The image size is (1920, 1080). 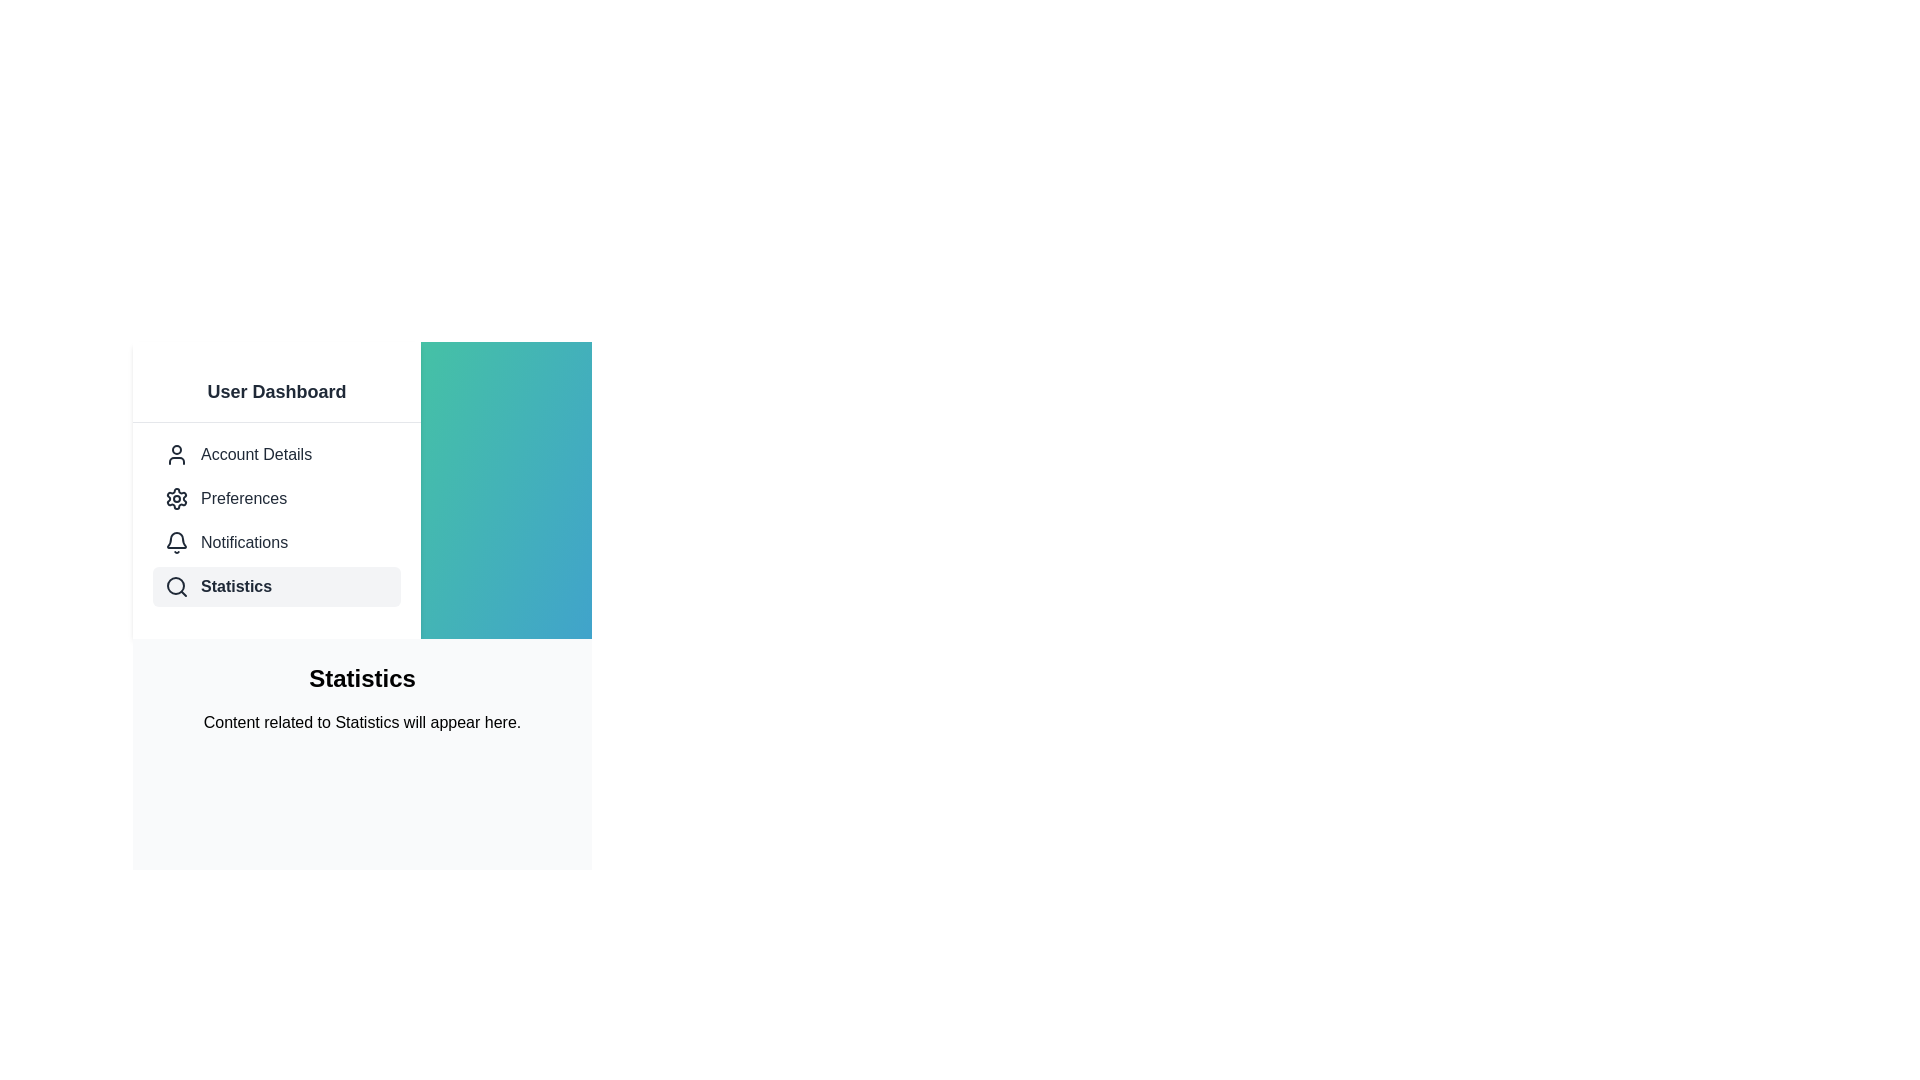 What do you see at coordinates (255, 455) in the screenshot?
I see `the Static Text Label that provides access to the Account Details section, located below the 'User Dashboard' header and above the 'Preferences' menu item in the vertical menu` at bounding box center [255, 455].